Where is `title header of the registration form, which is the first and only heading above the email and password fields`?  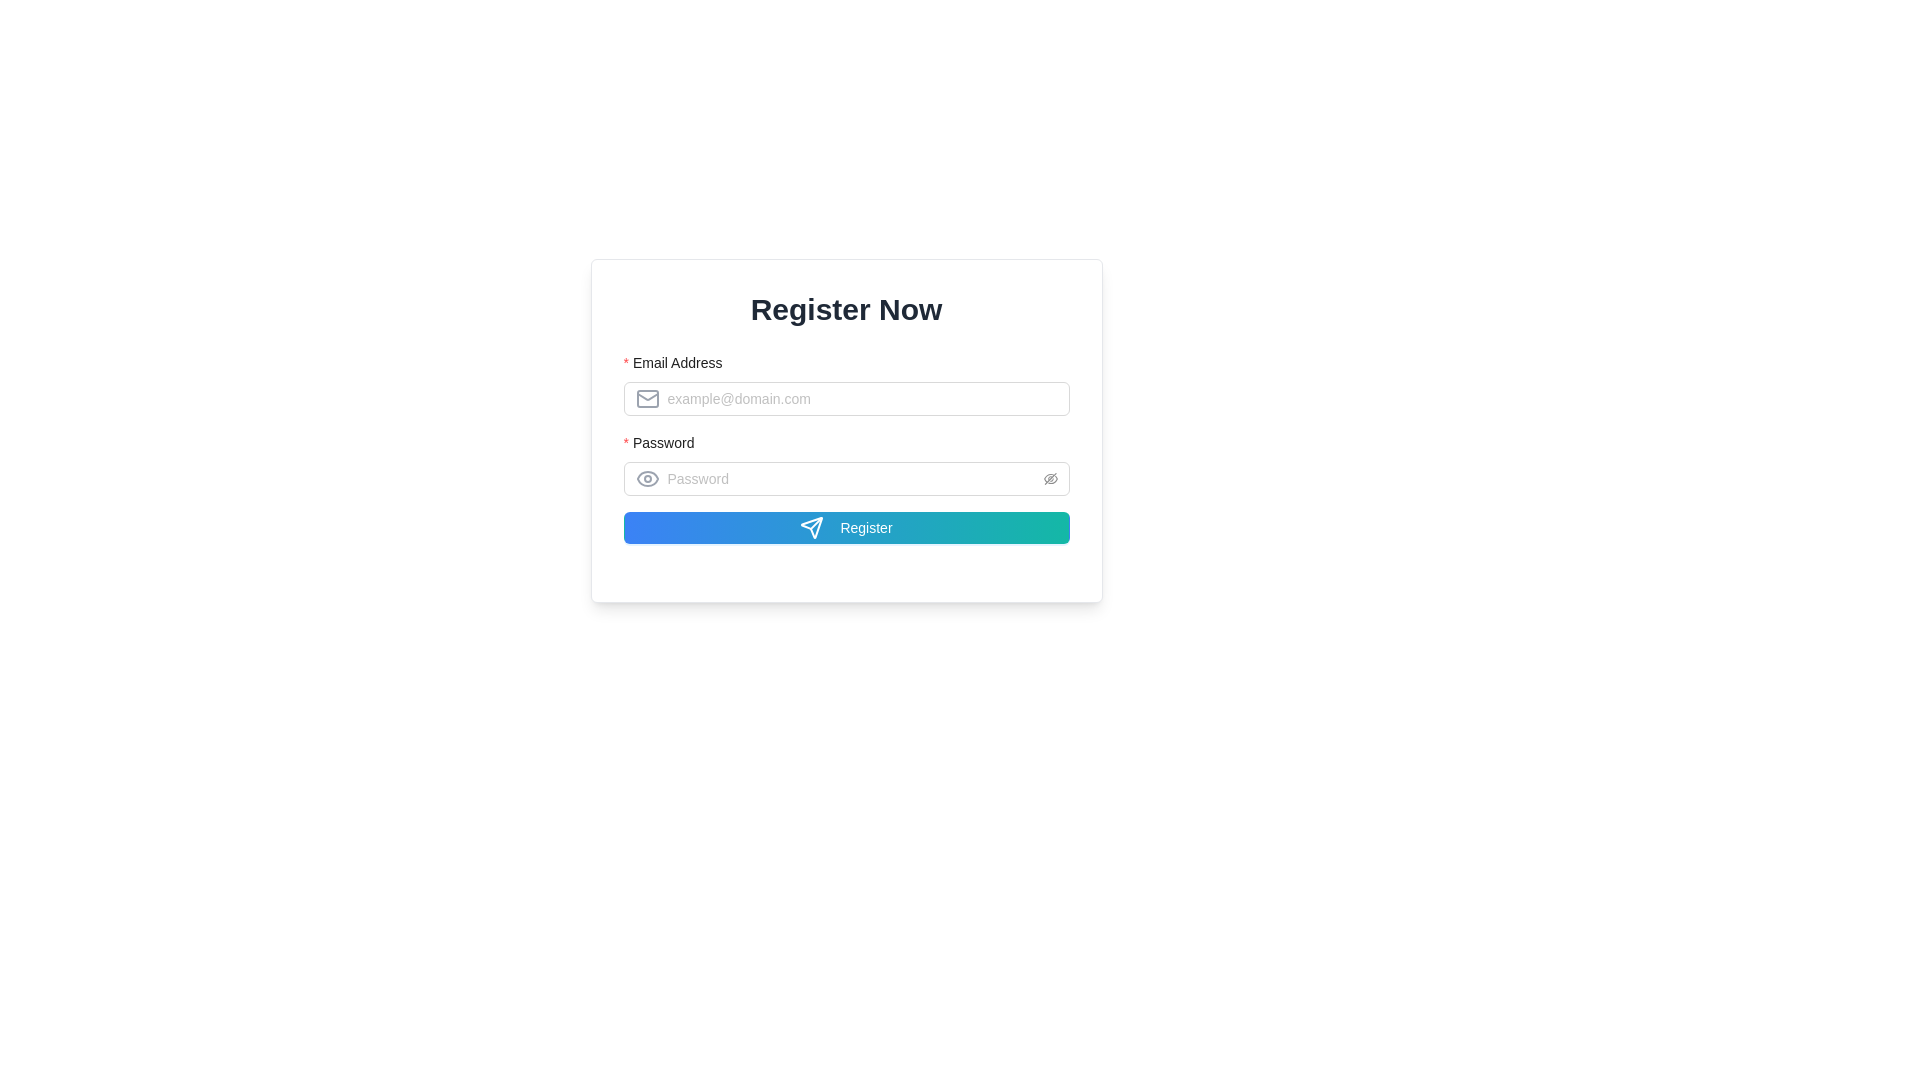
title header of the registration form, which is the first and only heading above the email and password fields is located at coordinates (846, 309).